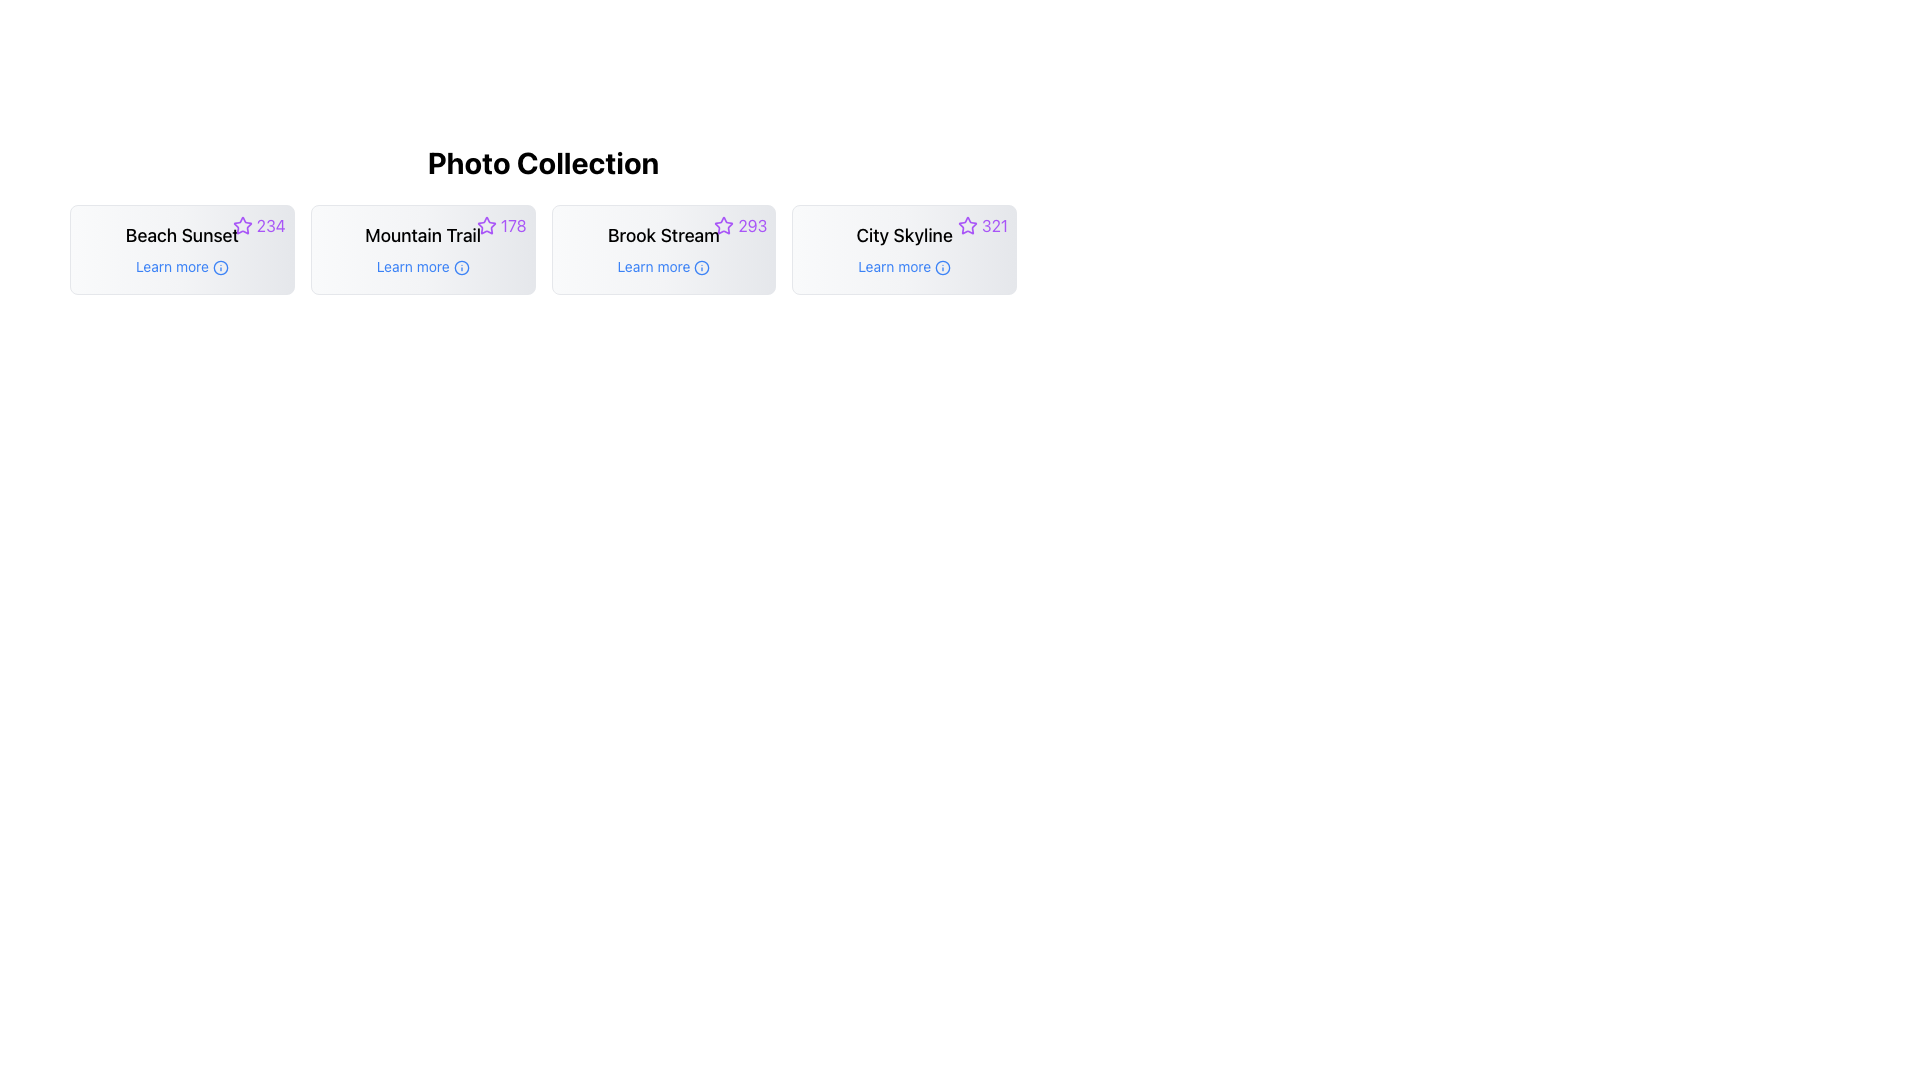 This screenshot has height=1080, width=1920. Describe the element at coordinates (663, 234) in the screenshot. I see `the central title Text Label of the third card in a grid layout` at that location.